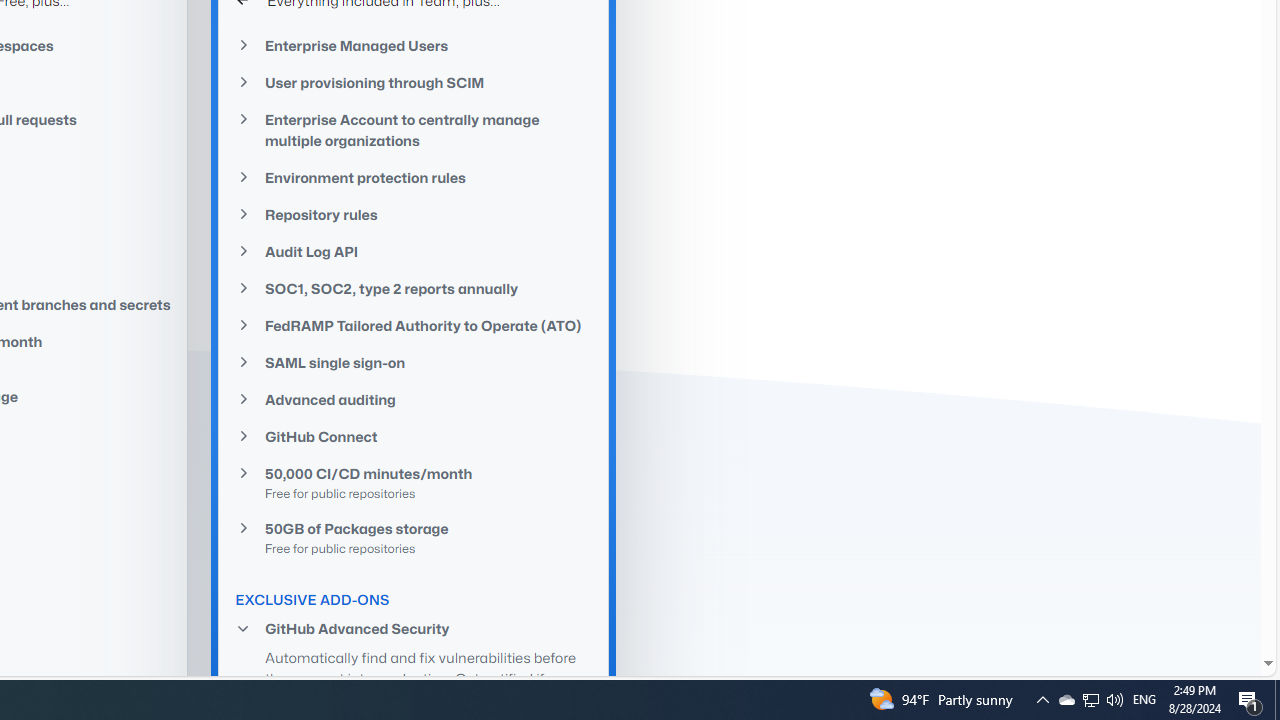 The height and width of the screenshot is (720, 1280). I want to click on 'Enterprise Managed Users', so click(413, 45).